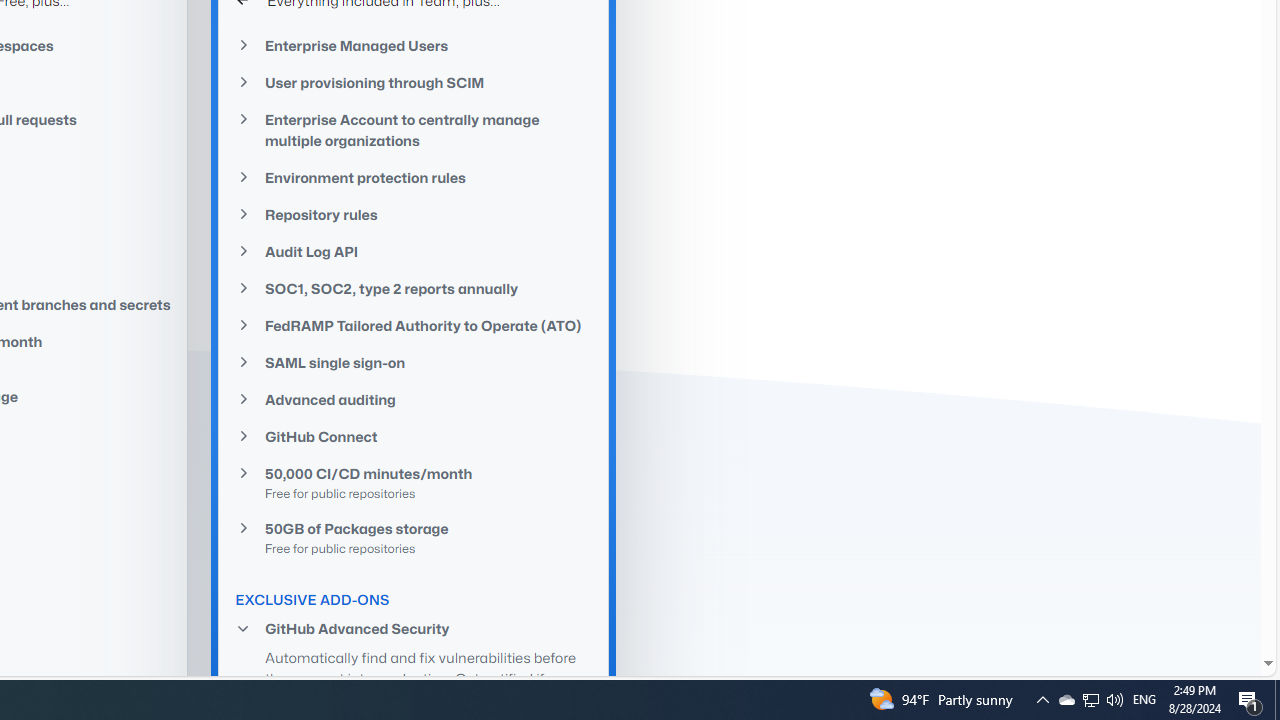 The height and width of the screenshot is (720, 1280). I want to click on 'Enterprise Managed Users', so click(413, 45).